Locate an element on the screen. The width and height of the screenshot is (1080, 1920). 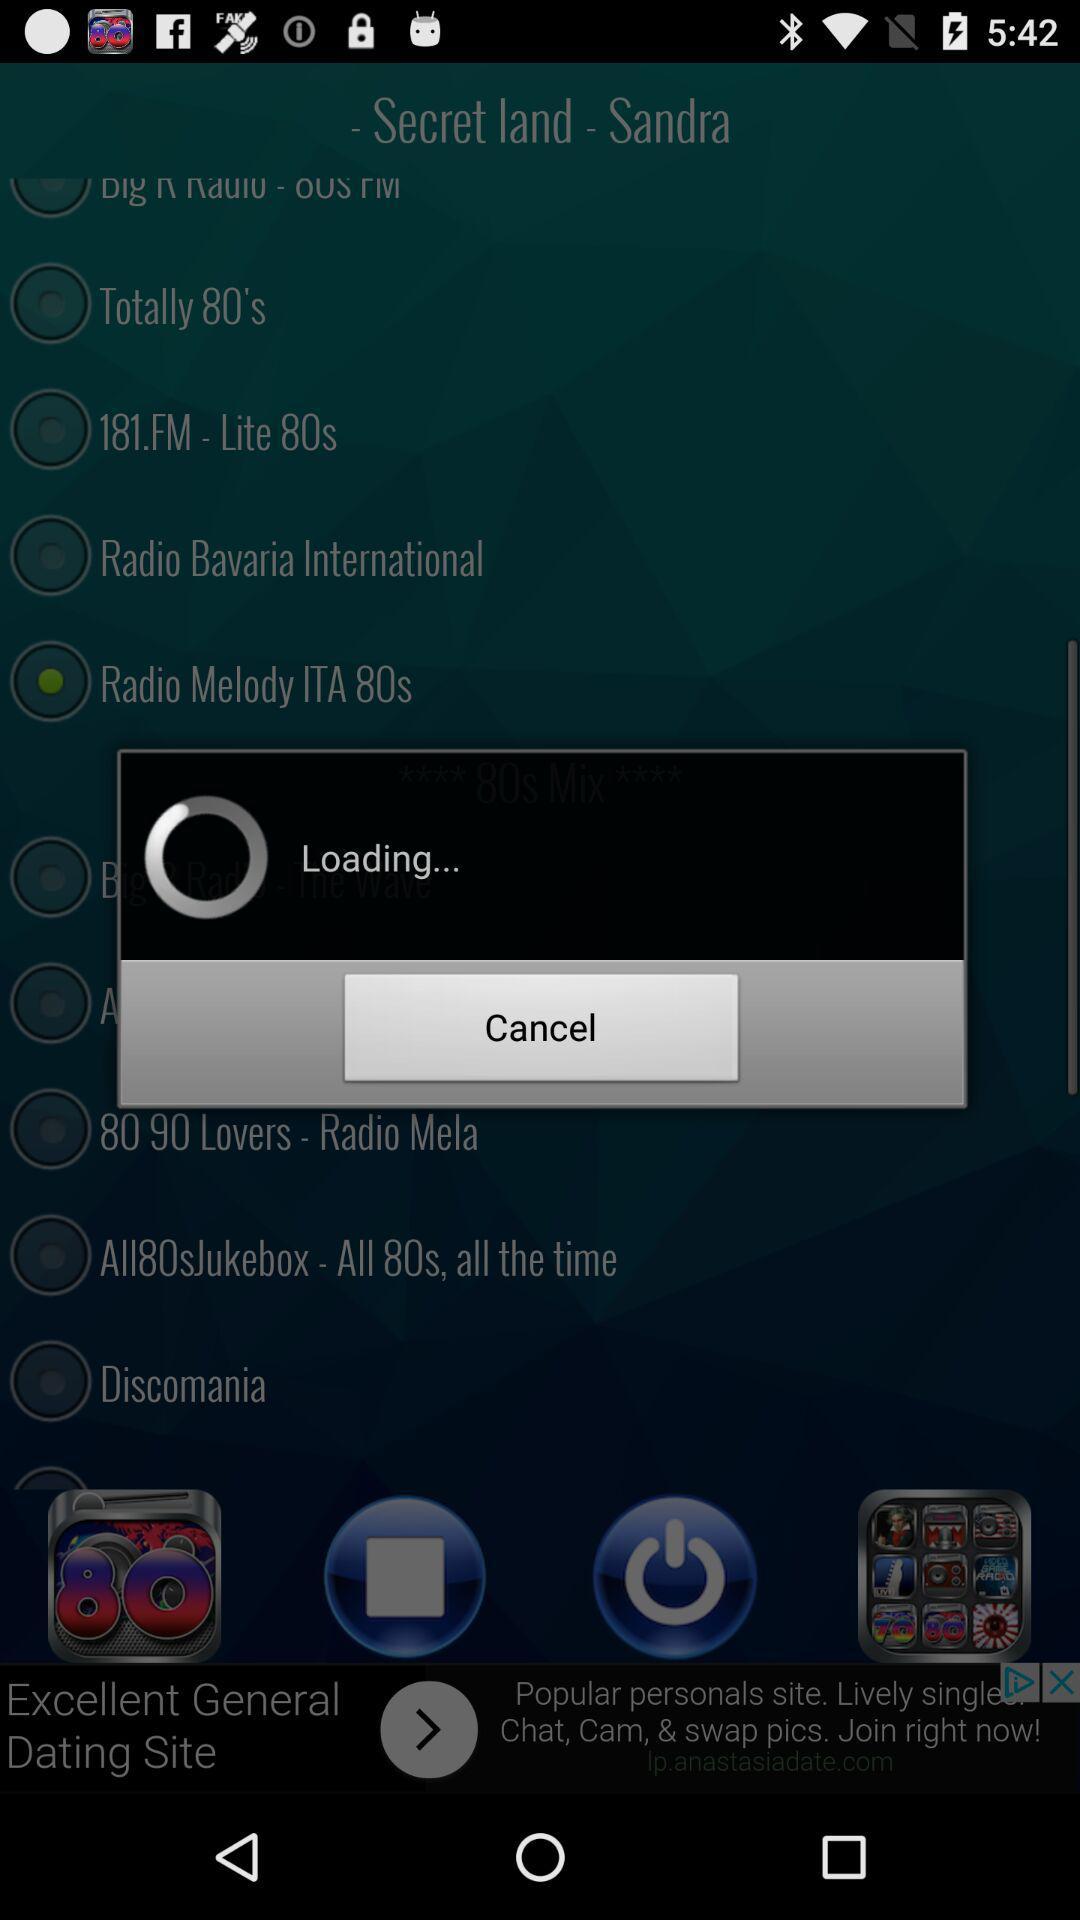
exit is located at coordinates (675, 1575).